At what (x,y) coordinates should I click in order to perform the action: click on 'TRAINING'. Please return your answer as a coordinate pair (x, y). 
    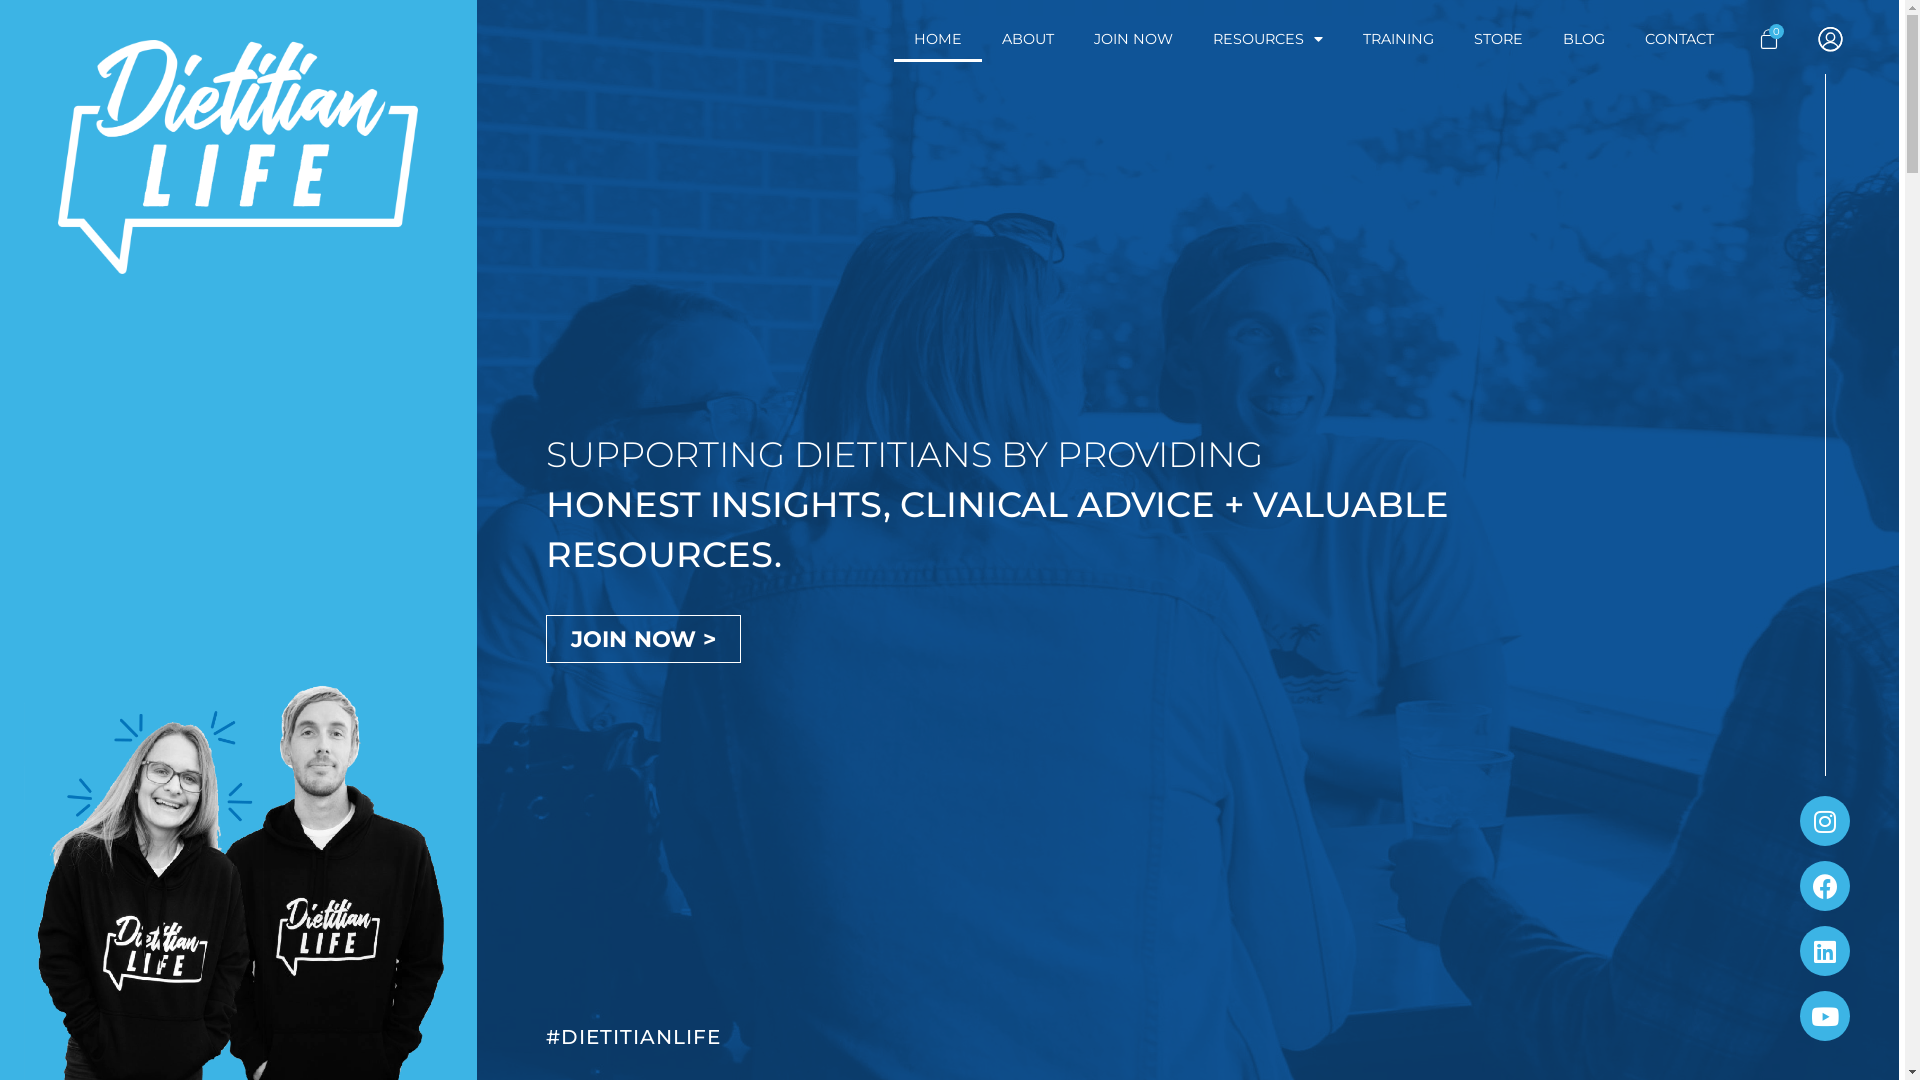
    Looking at the image, I should click on (1397, 38).